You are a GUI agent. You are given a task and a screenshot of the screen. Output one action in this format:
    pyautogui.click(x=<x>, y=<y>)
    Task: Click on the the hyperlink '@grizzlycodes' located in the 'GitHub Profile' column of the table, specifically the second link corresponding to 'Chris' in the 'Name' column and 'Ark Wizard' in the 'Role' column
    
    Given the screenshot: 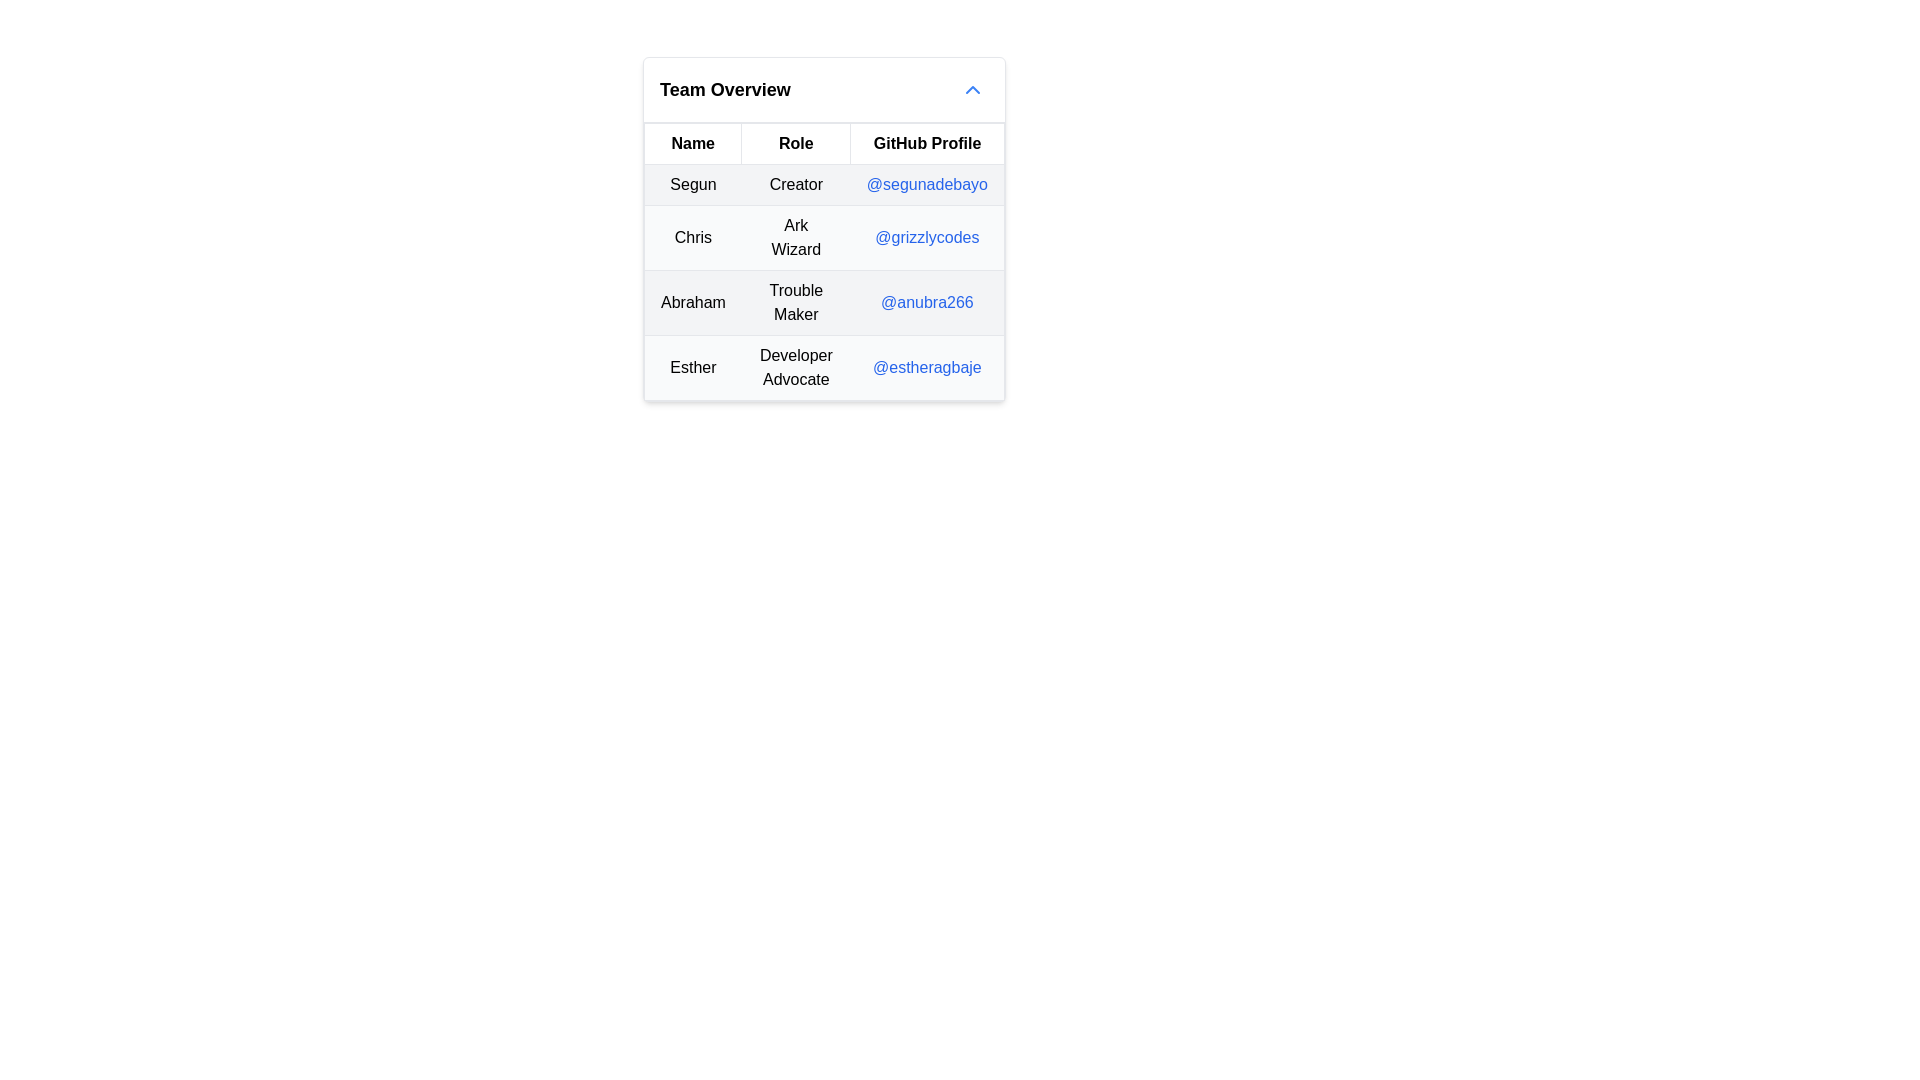 What is the action you would take?
    pyautogui.click(x=926, y=236)
    